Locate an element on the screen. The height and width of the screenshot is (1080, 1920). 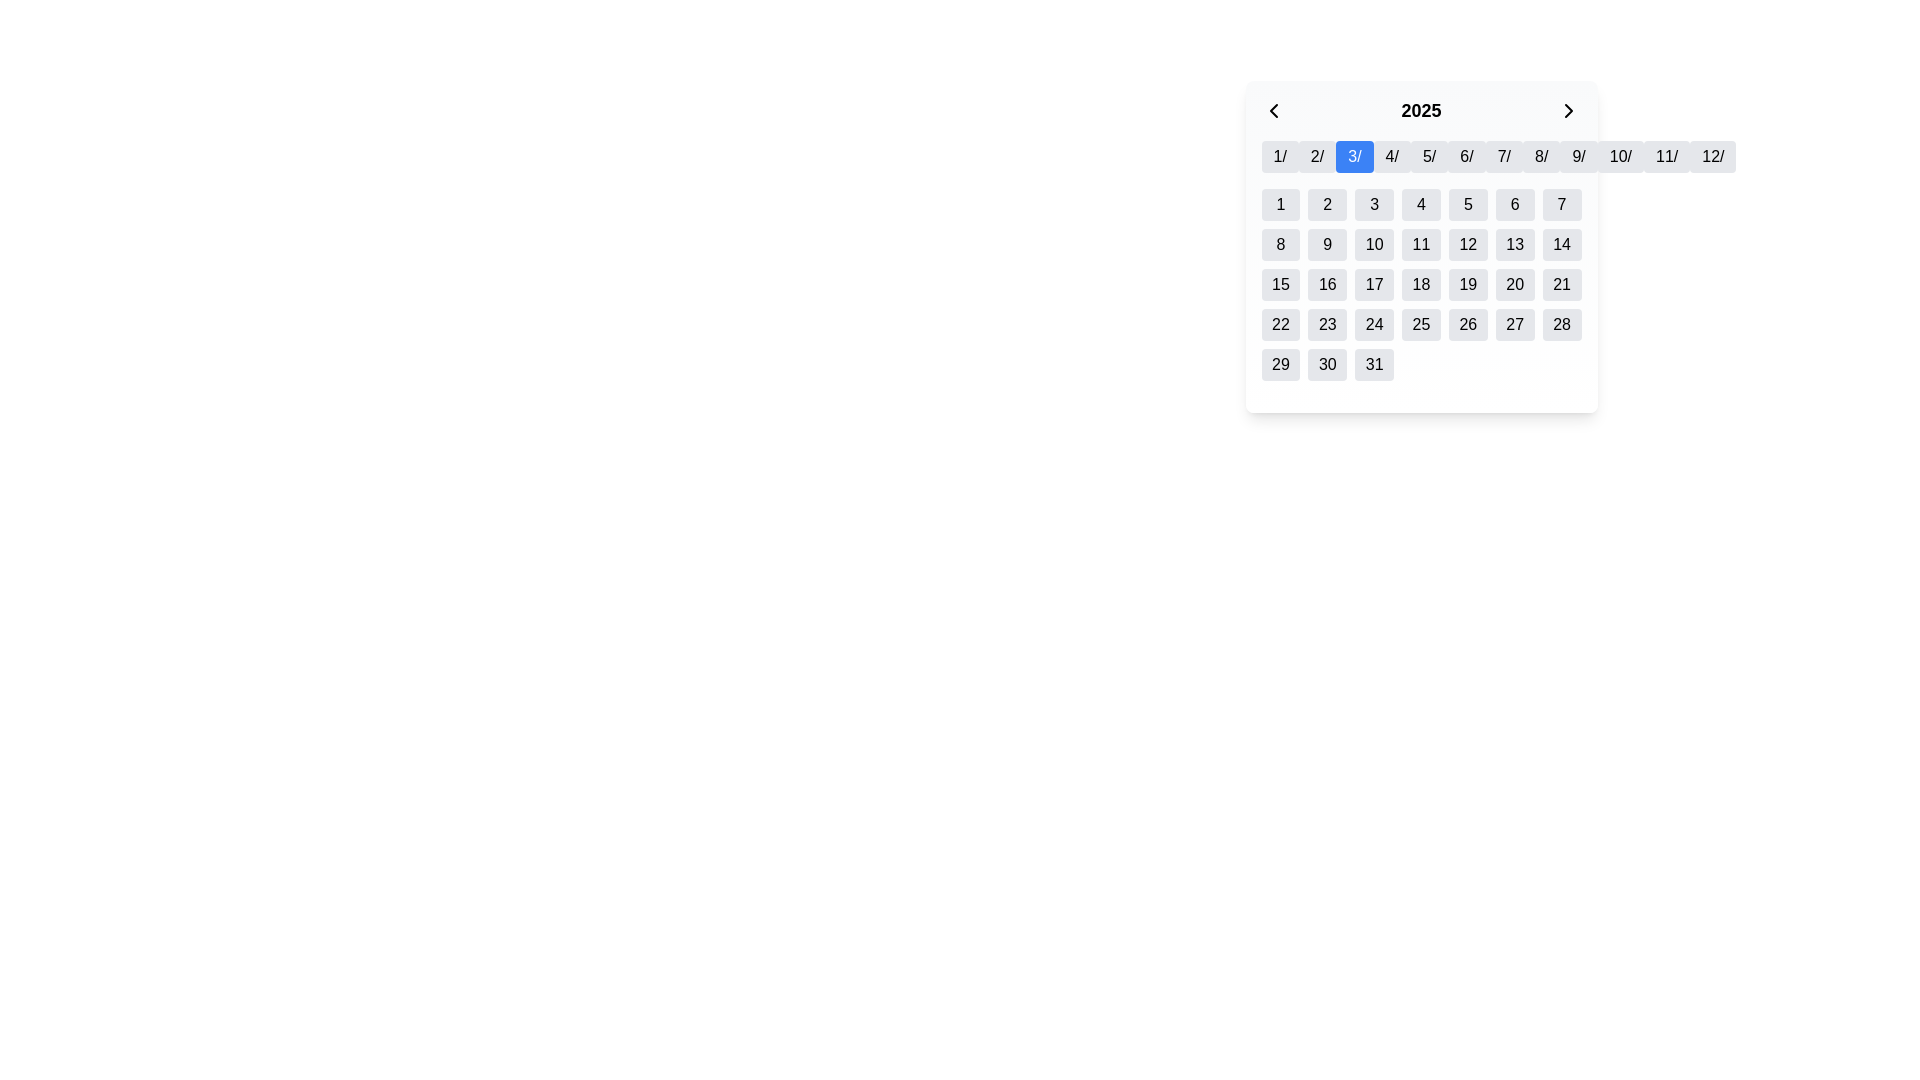
the button labeled '4' in the first row and fourth column of the grid is located at coordinates (1420, 204).